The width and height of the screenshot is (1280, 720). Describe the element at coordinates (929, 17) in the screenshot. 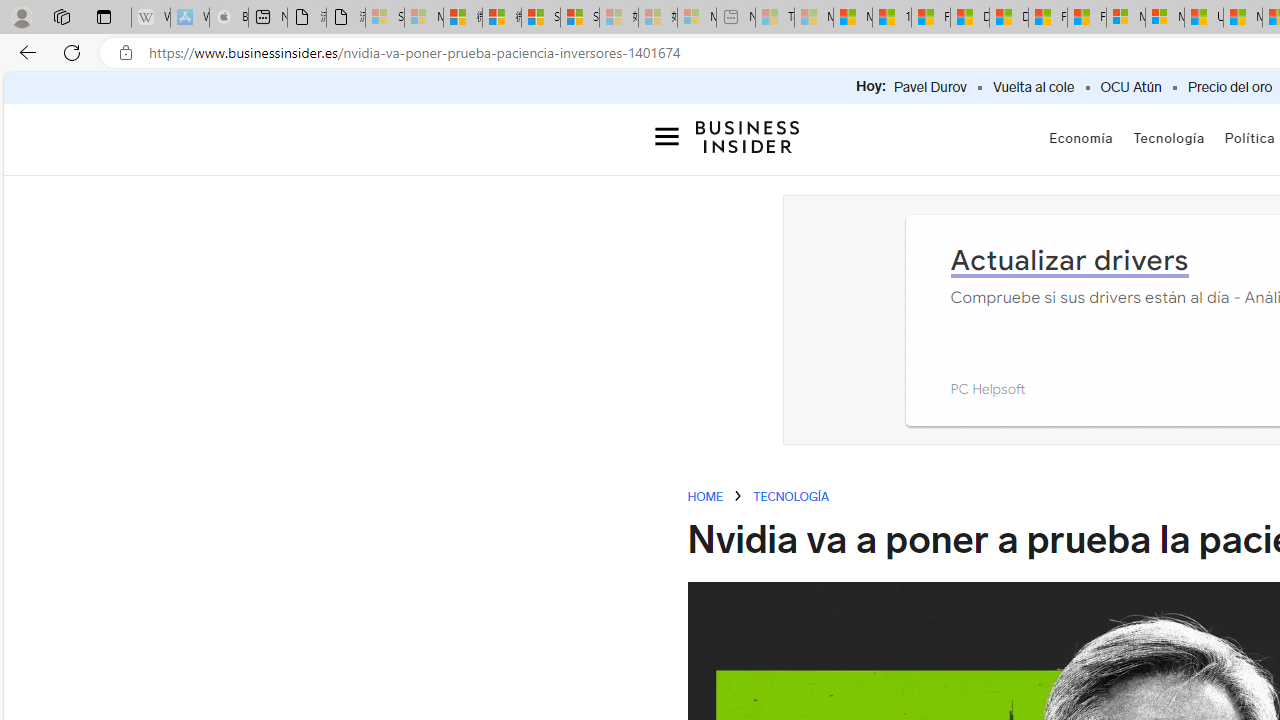

I see `'Food and Drink - MSN'` at that location.